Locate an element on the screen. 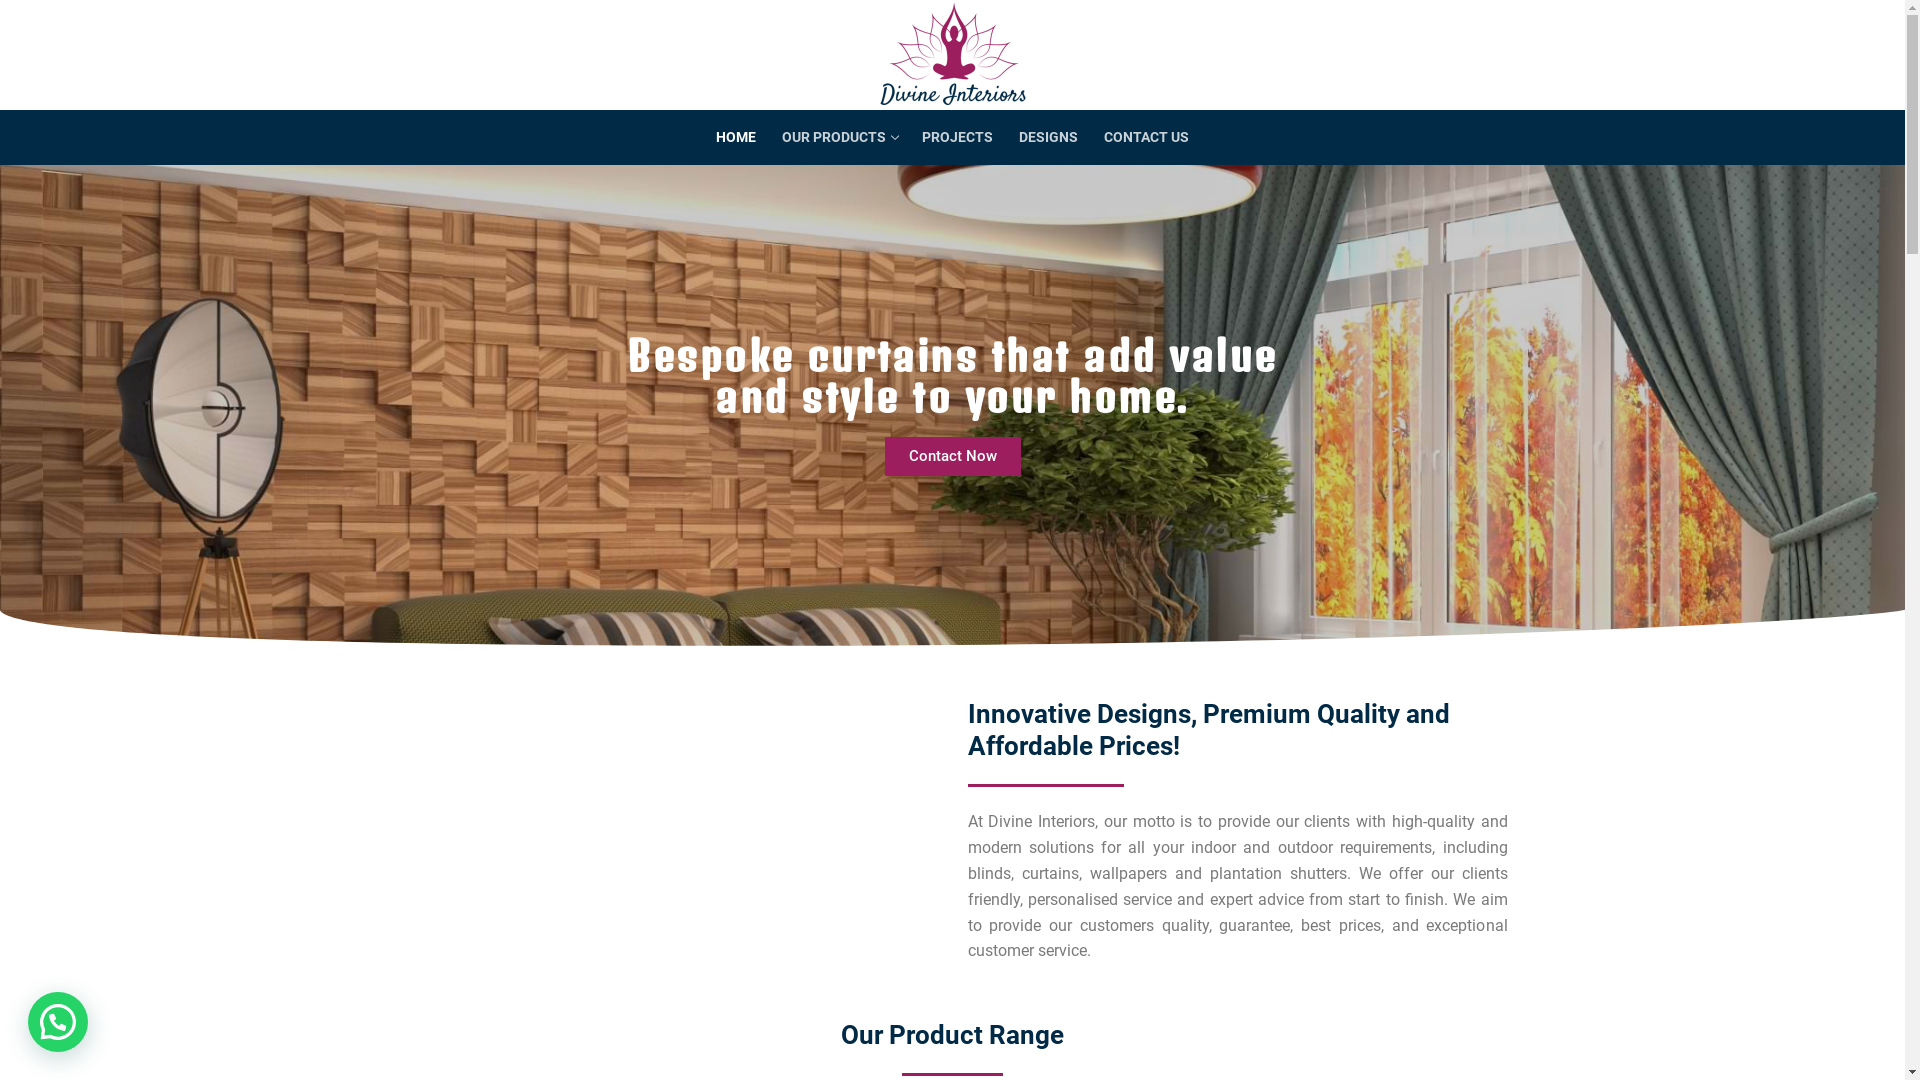  'OUR PRODUCTS is located at coordinates (767, 137).